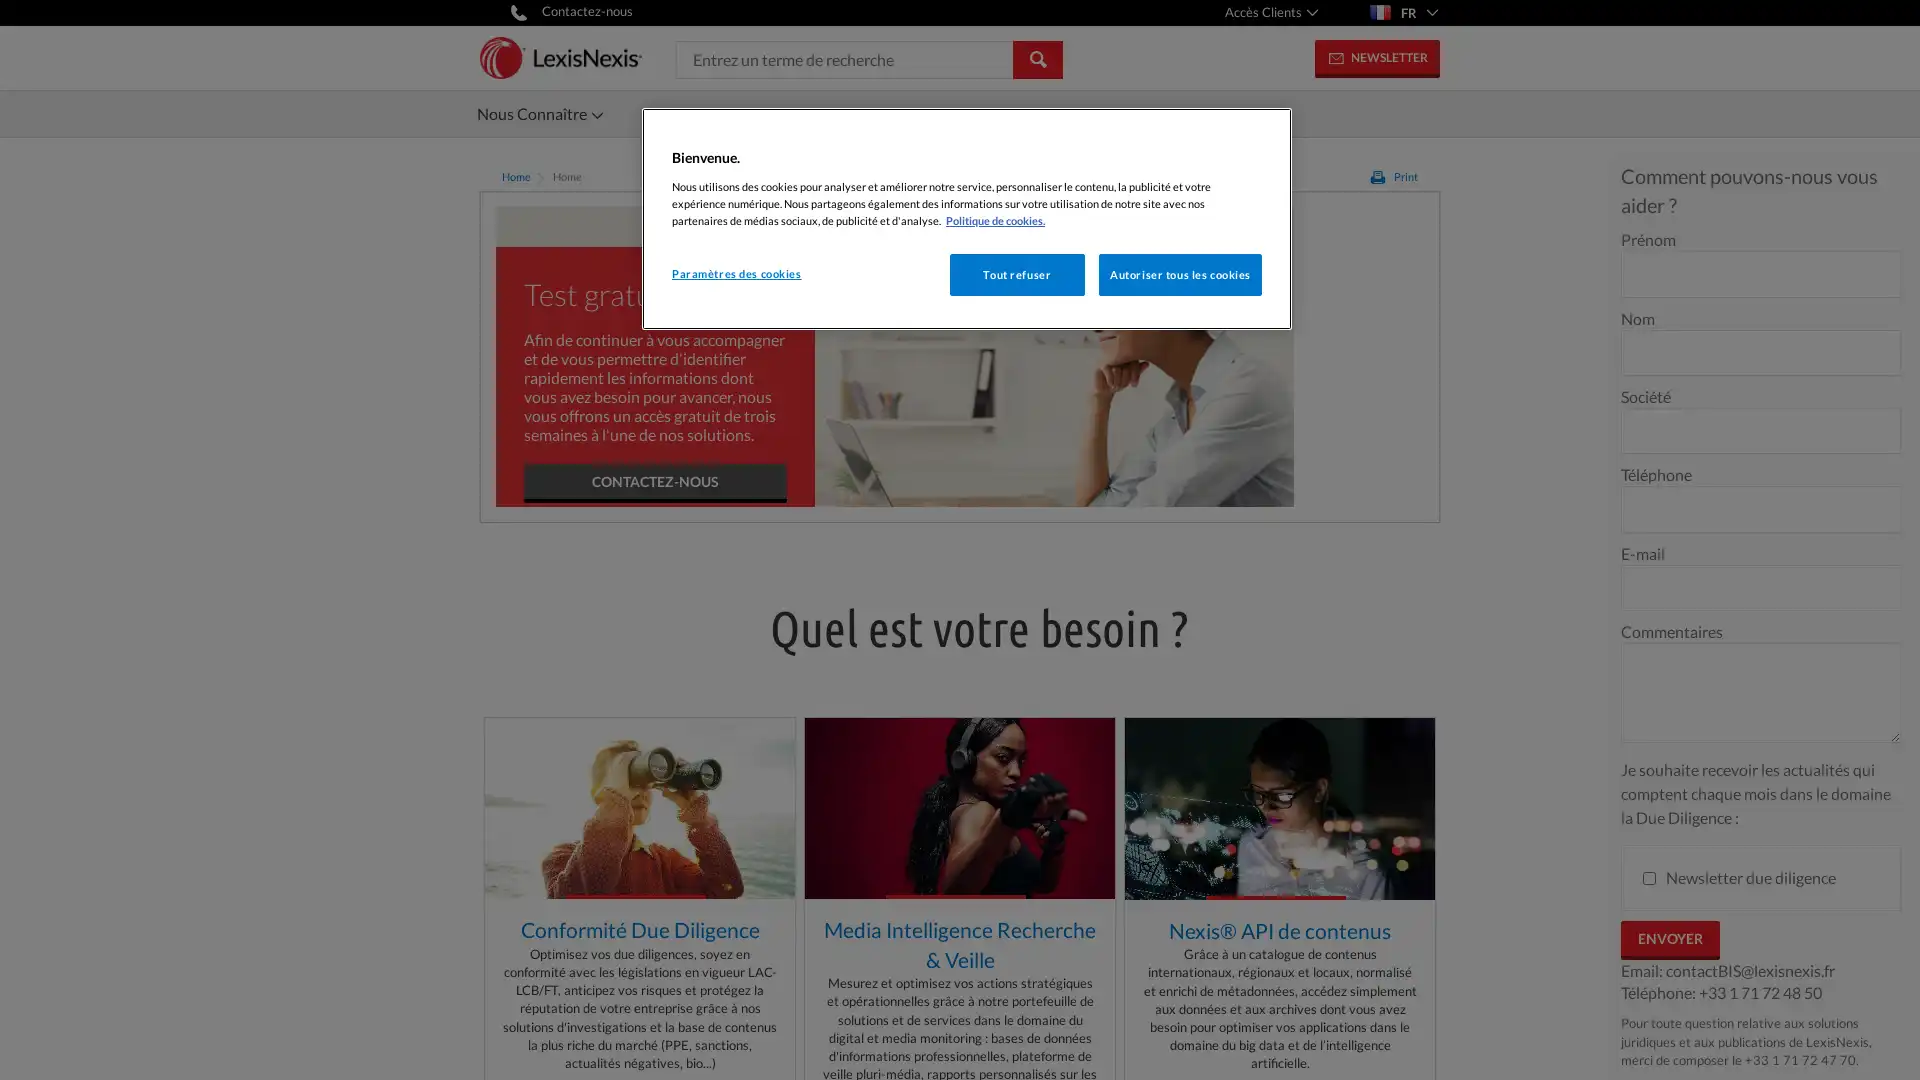  I want to click on Tout refuser, so click(1016, 273).